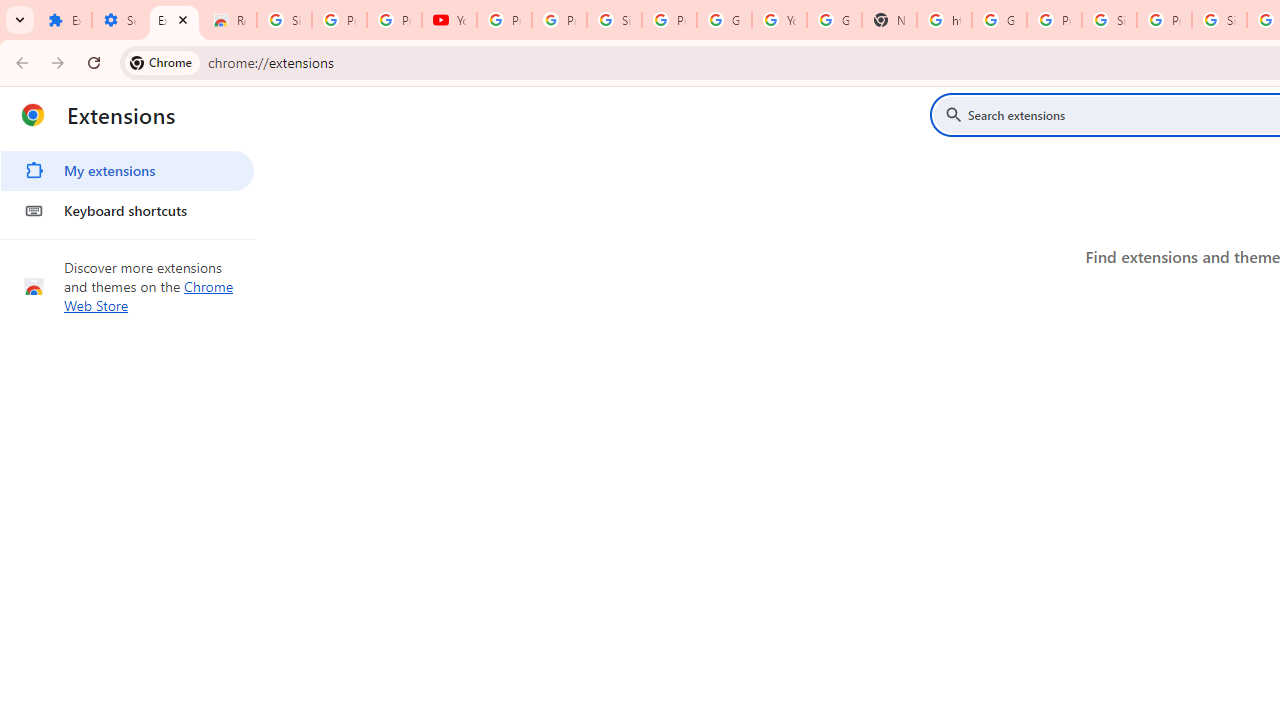 The width and height of the screenshot is (1280, 720). Describe the element at coordinates (887, 20) in the screenshot. I see `'New Tab'` at that location.